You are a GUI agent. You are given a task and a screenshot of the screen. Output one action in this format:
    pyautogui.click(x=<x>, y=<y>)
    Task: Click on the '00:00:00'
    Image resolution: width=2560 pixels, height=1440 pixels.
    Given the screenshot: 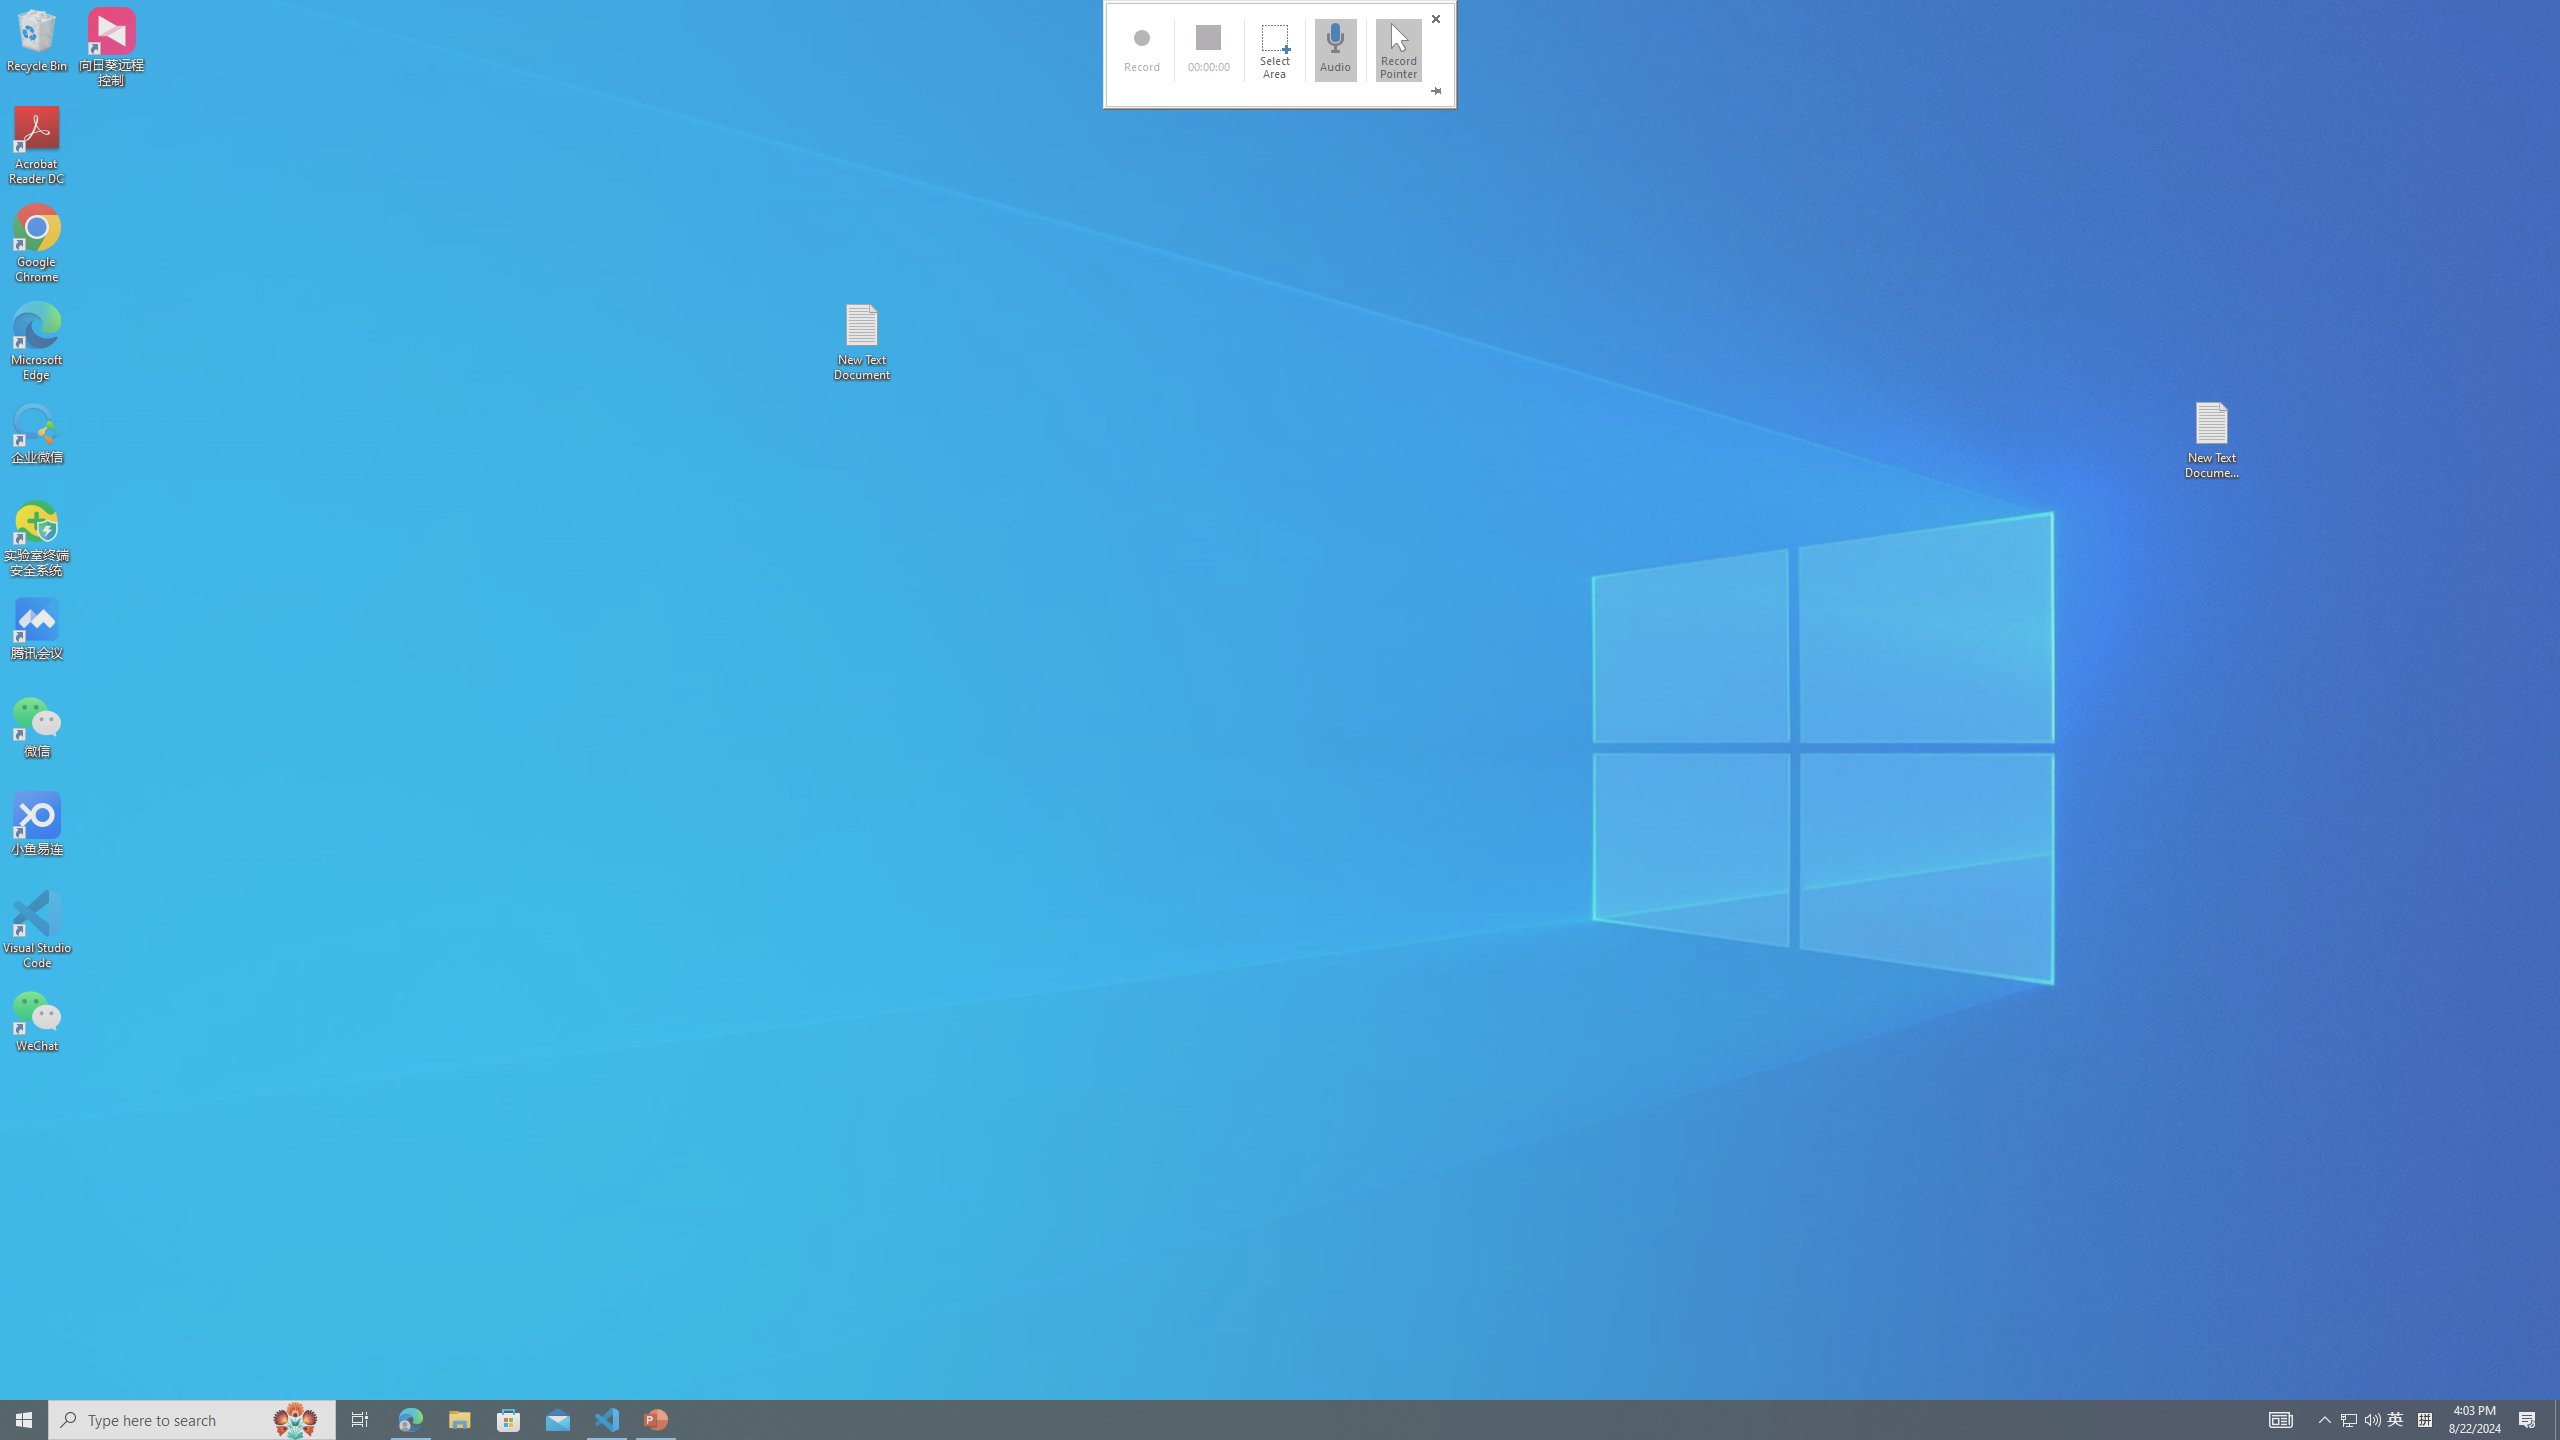 What is the action you would take?
    pyautogui.click(x=1207, y=49)
    